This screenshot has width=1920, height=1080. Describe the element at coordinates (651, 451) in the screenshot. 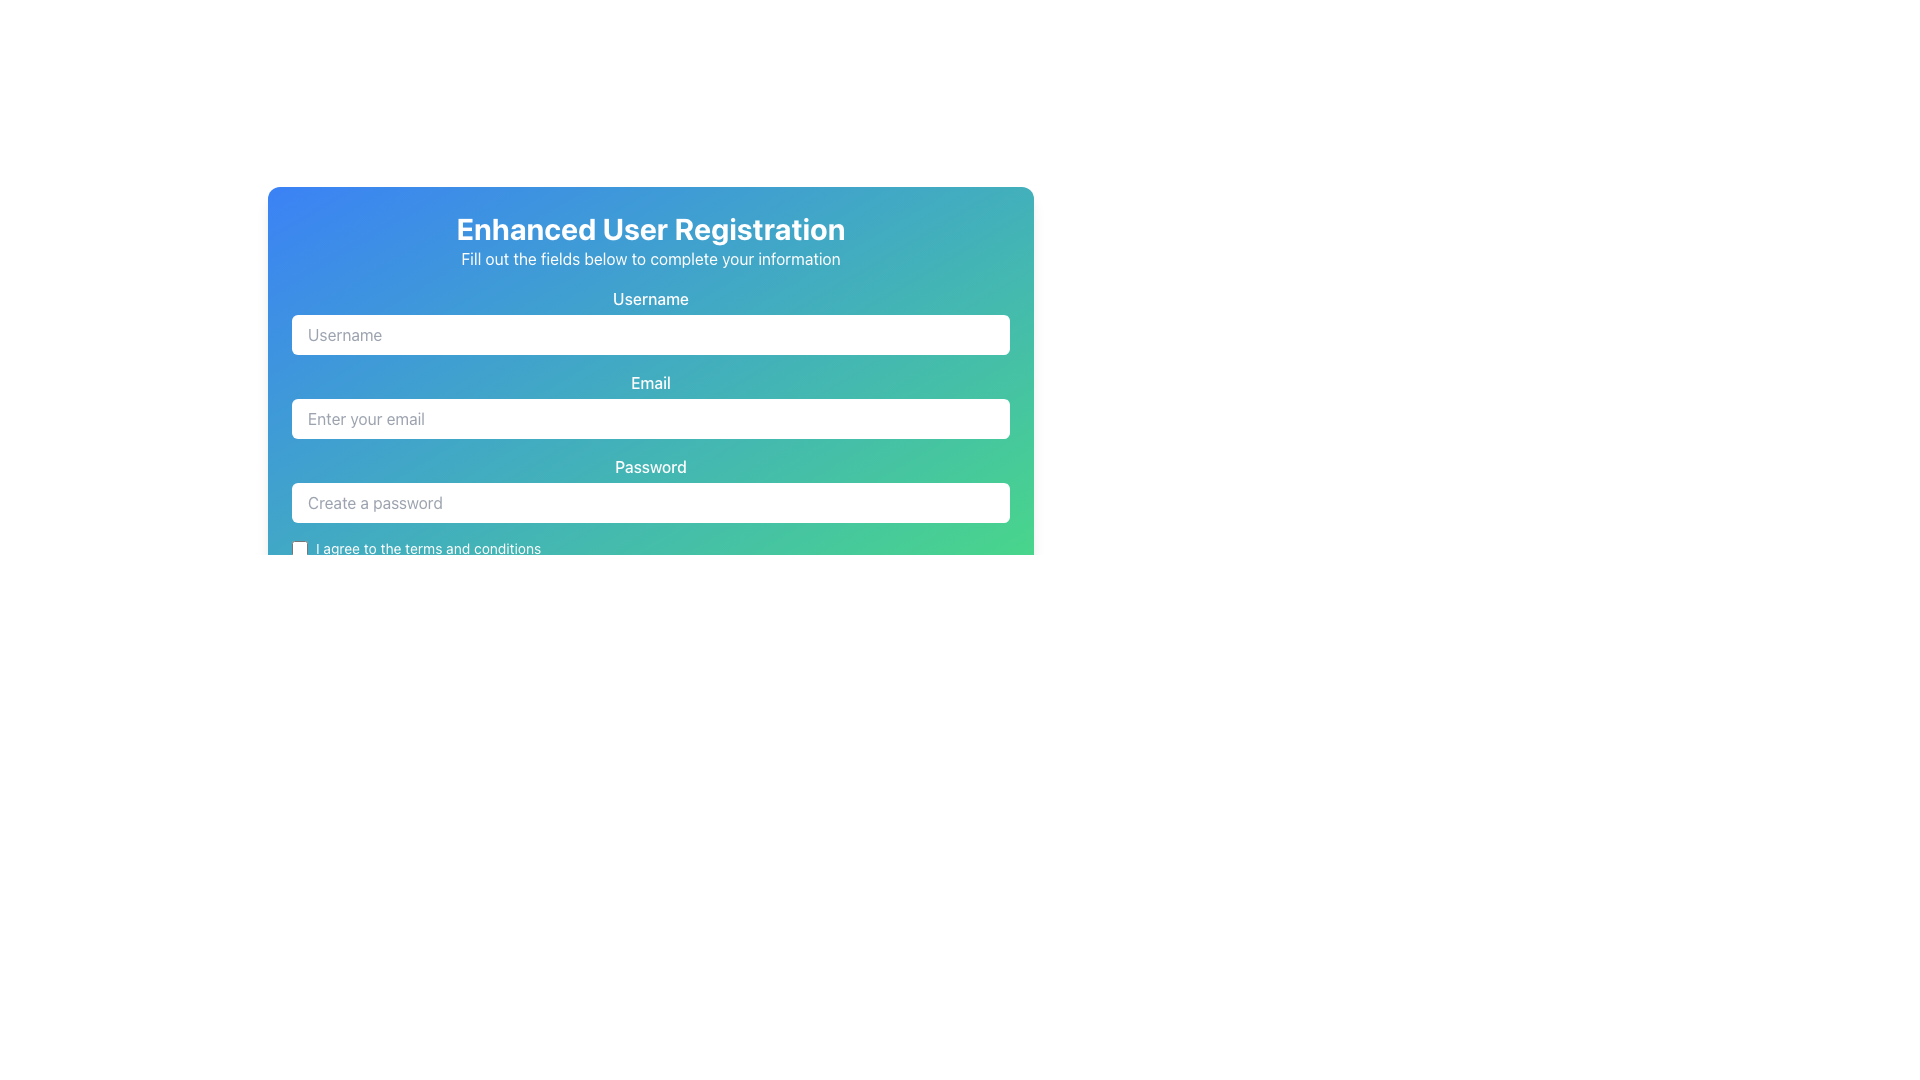

I see `the input fields of the Form Section to type in data, which includes 'Username', 'Email', and 'Password'` at that location.